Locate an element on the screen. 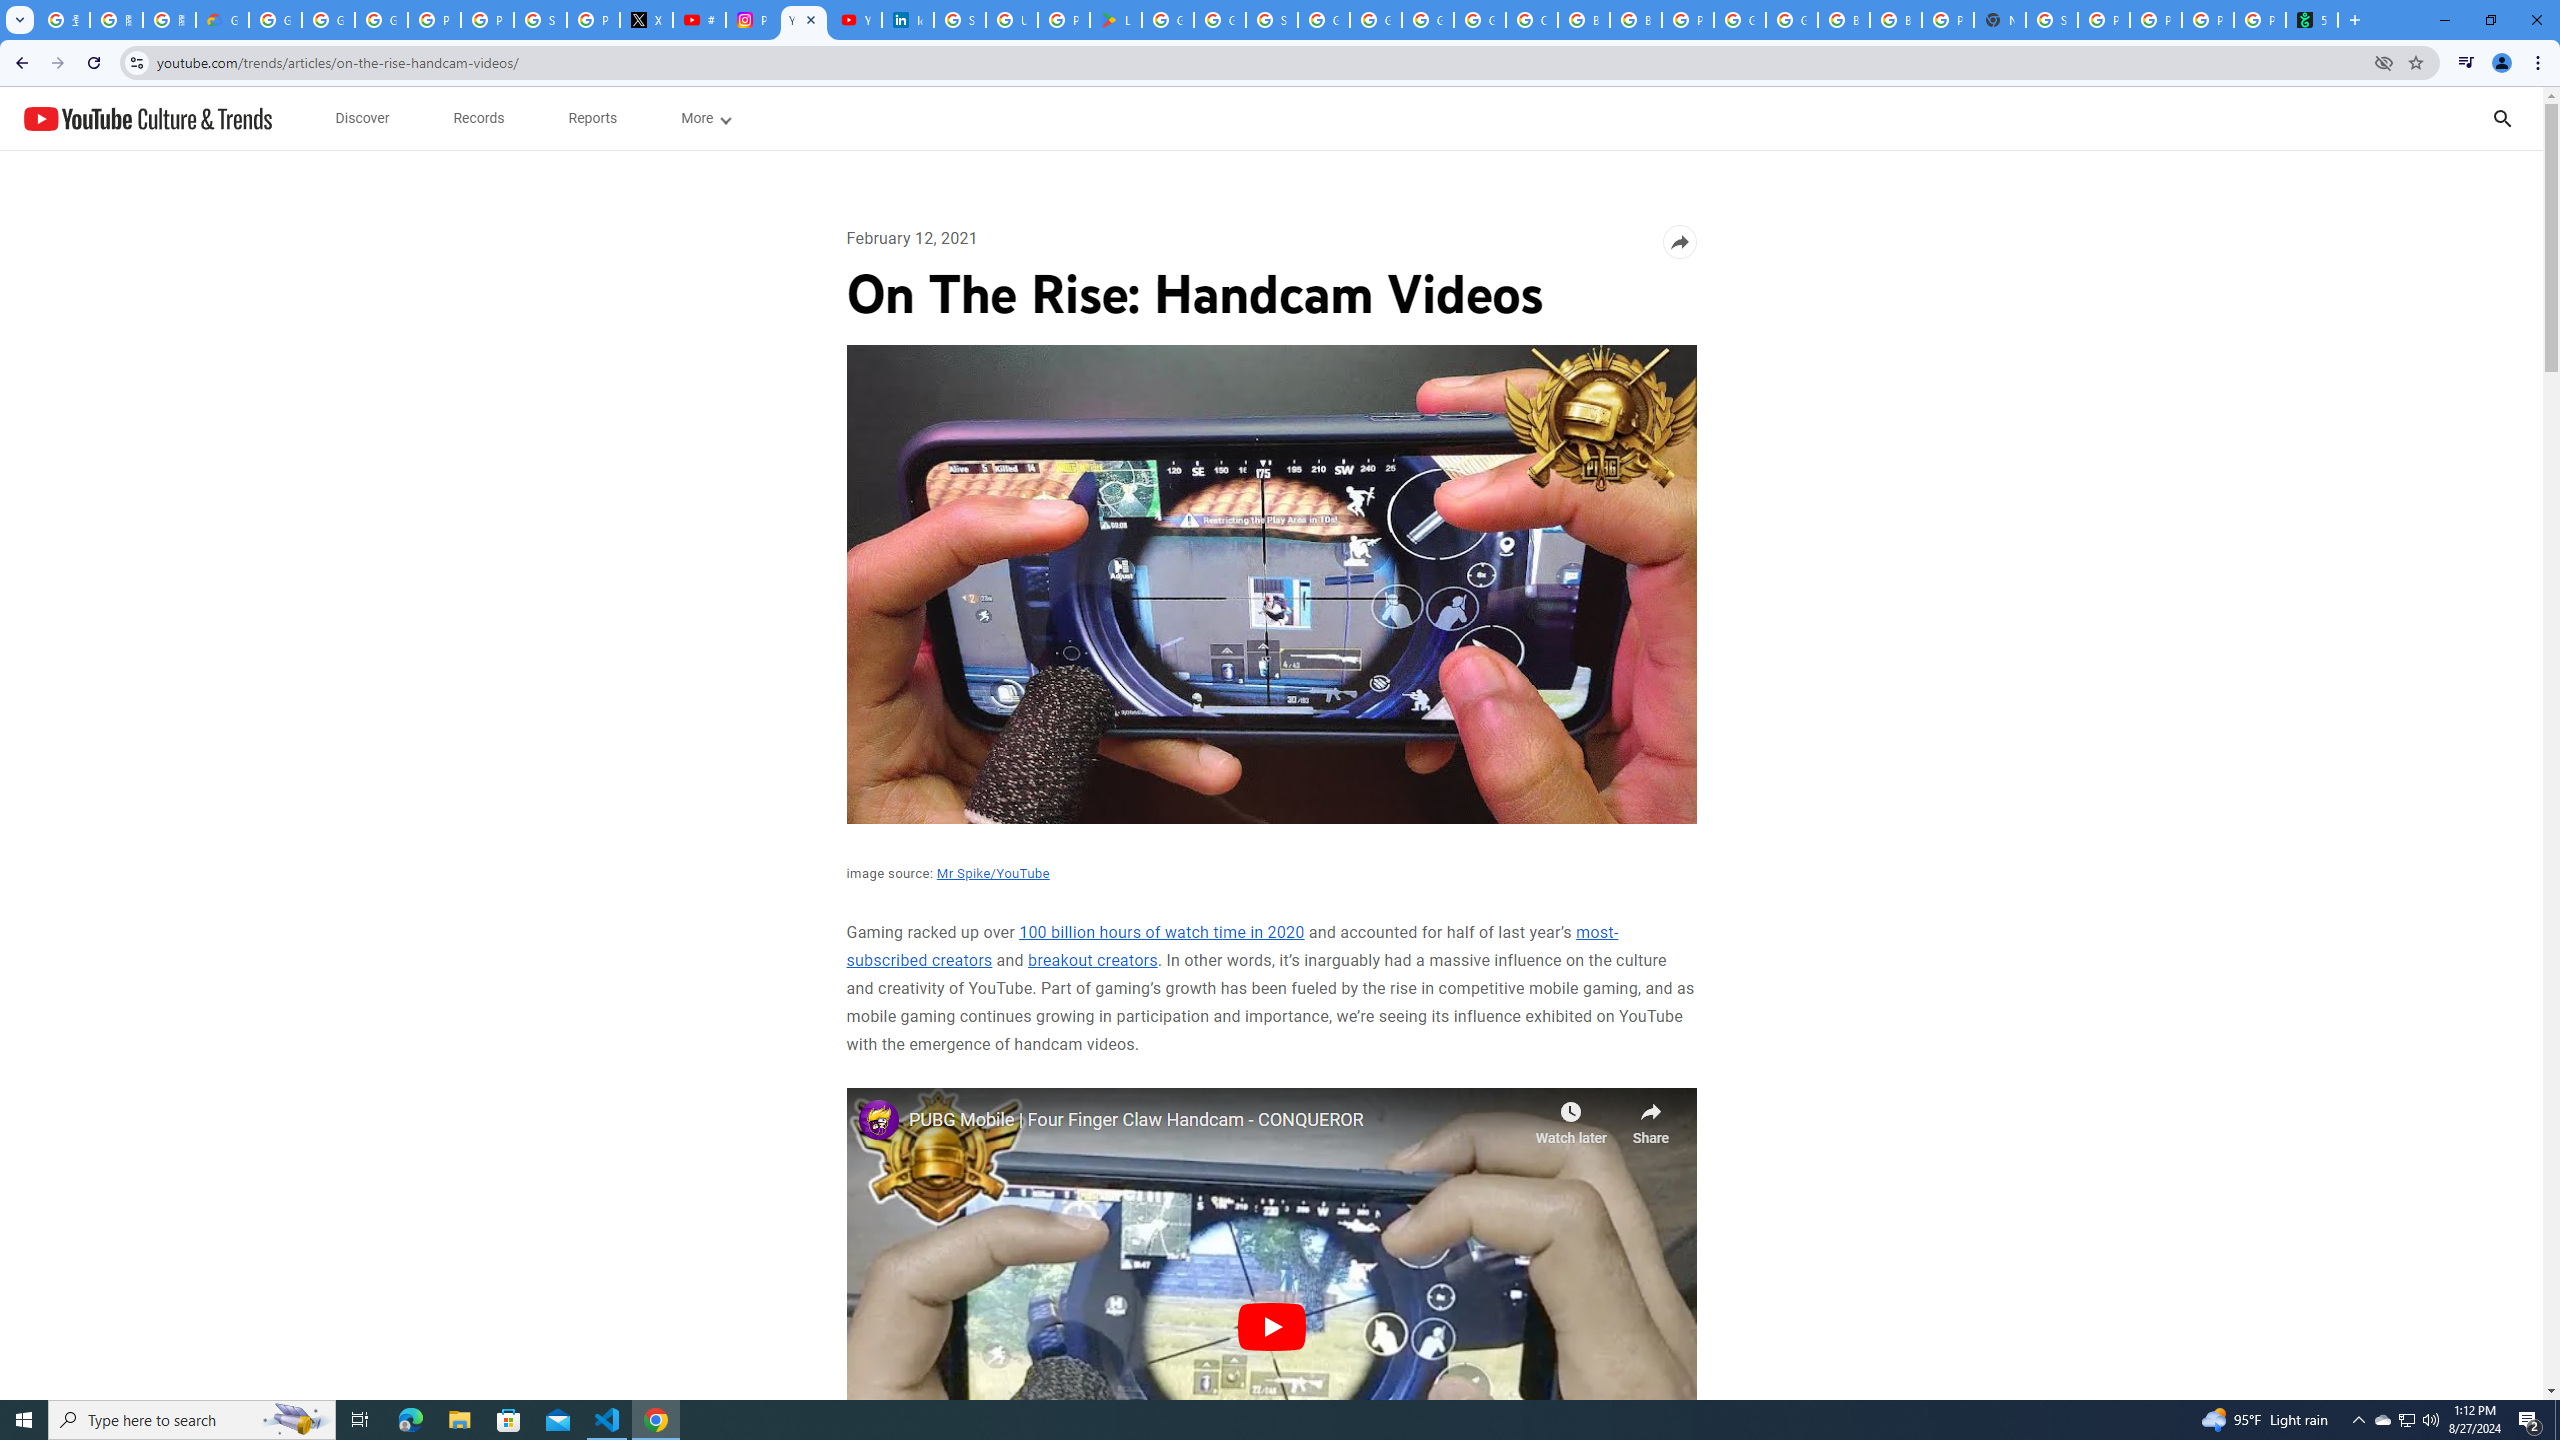  'Last Shelter: Survival - Apps on Google Play' is located at coordinates (1116, 19).